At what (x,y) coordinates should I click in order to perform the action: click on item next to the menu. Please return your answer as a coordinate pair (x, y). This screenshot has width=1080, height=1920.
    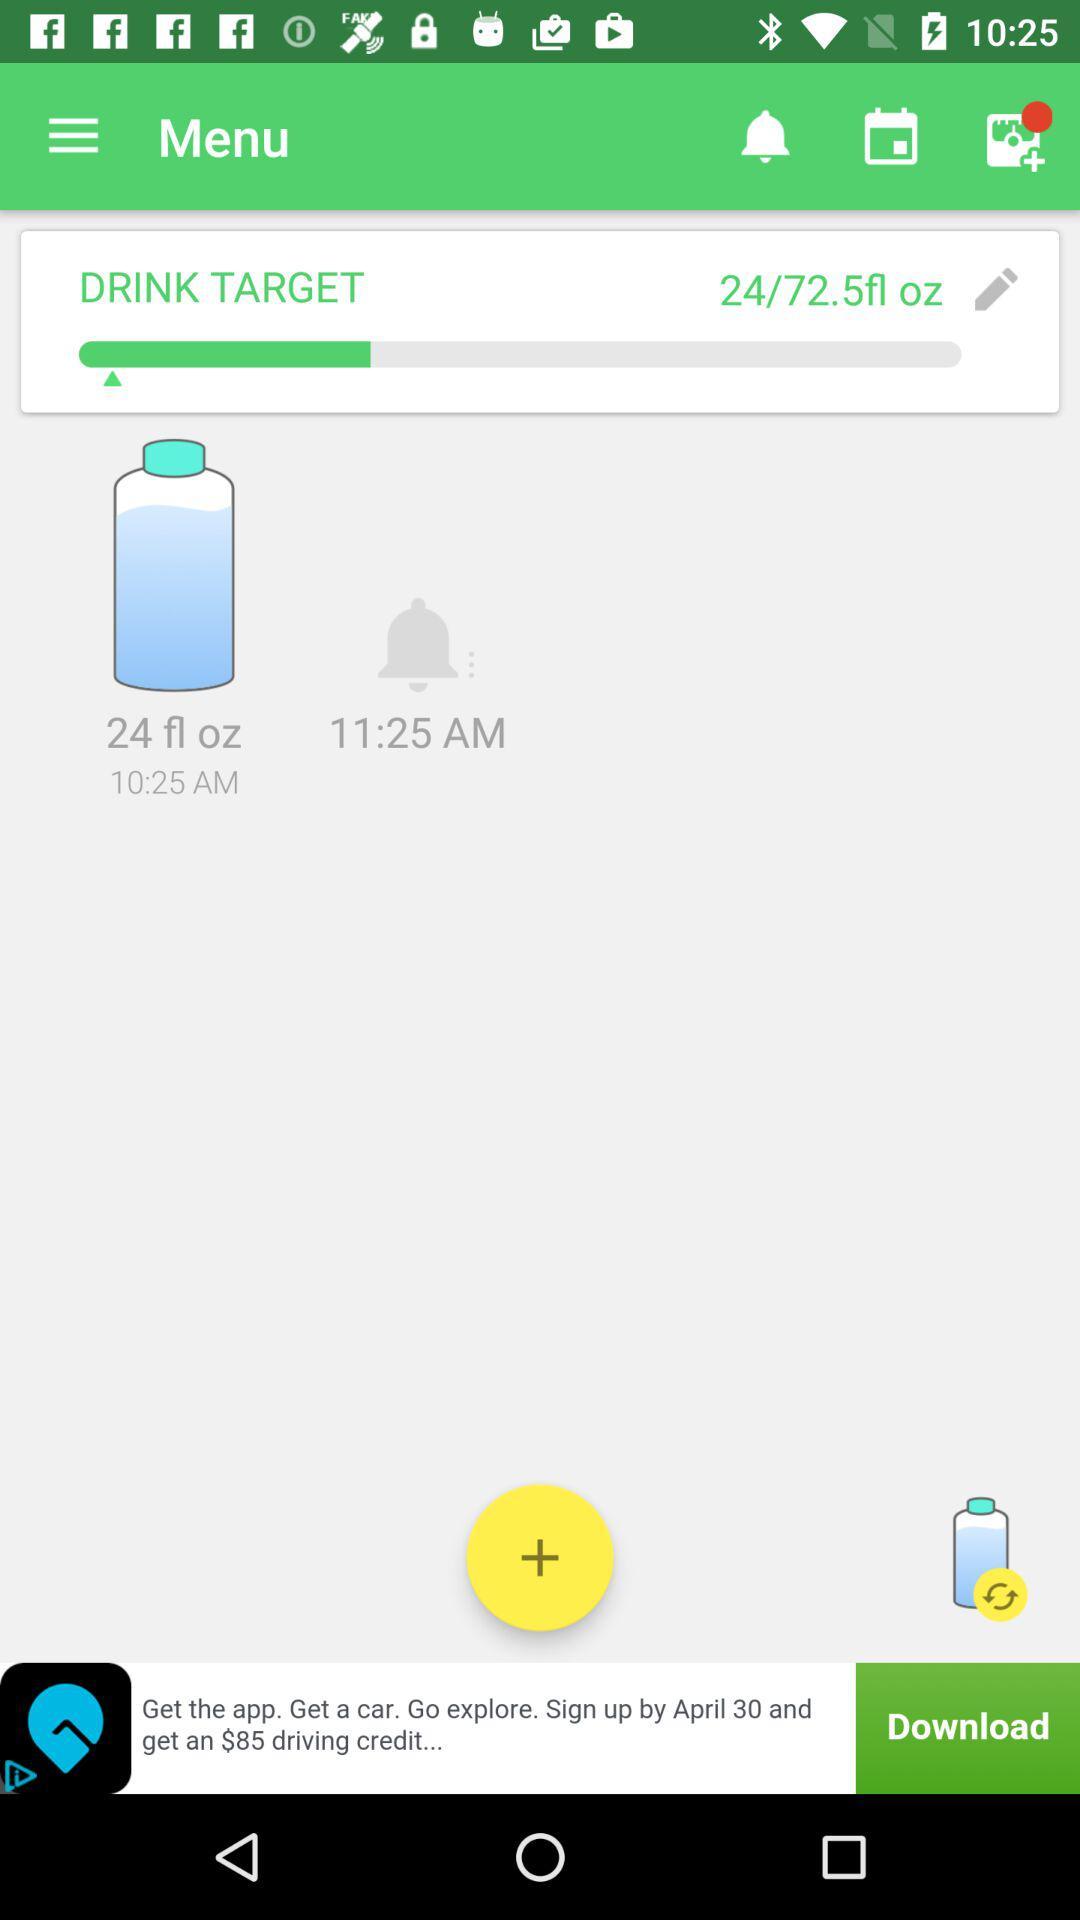
    Looking at the image, I should click on (764, 135).